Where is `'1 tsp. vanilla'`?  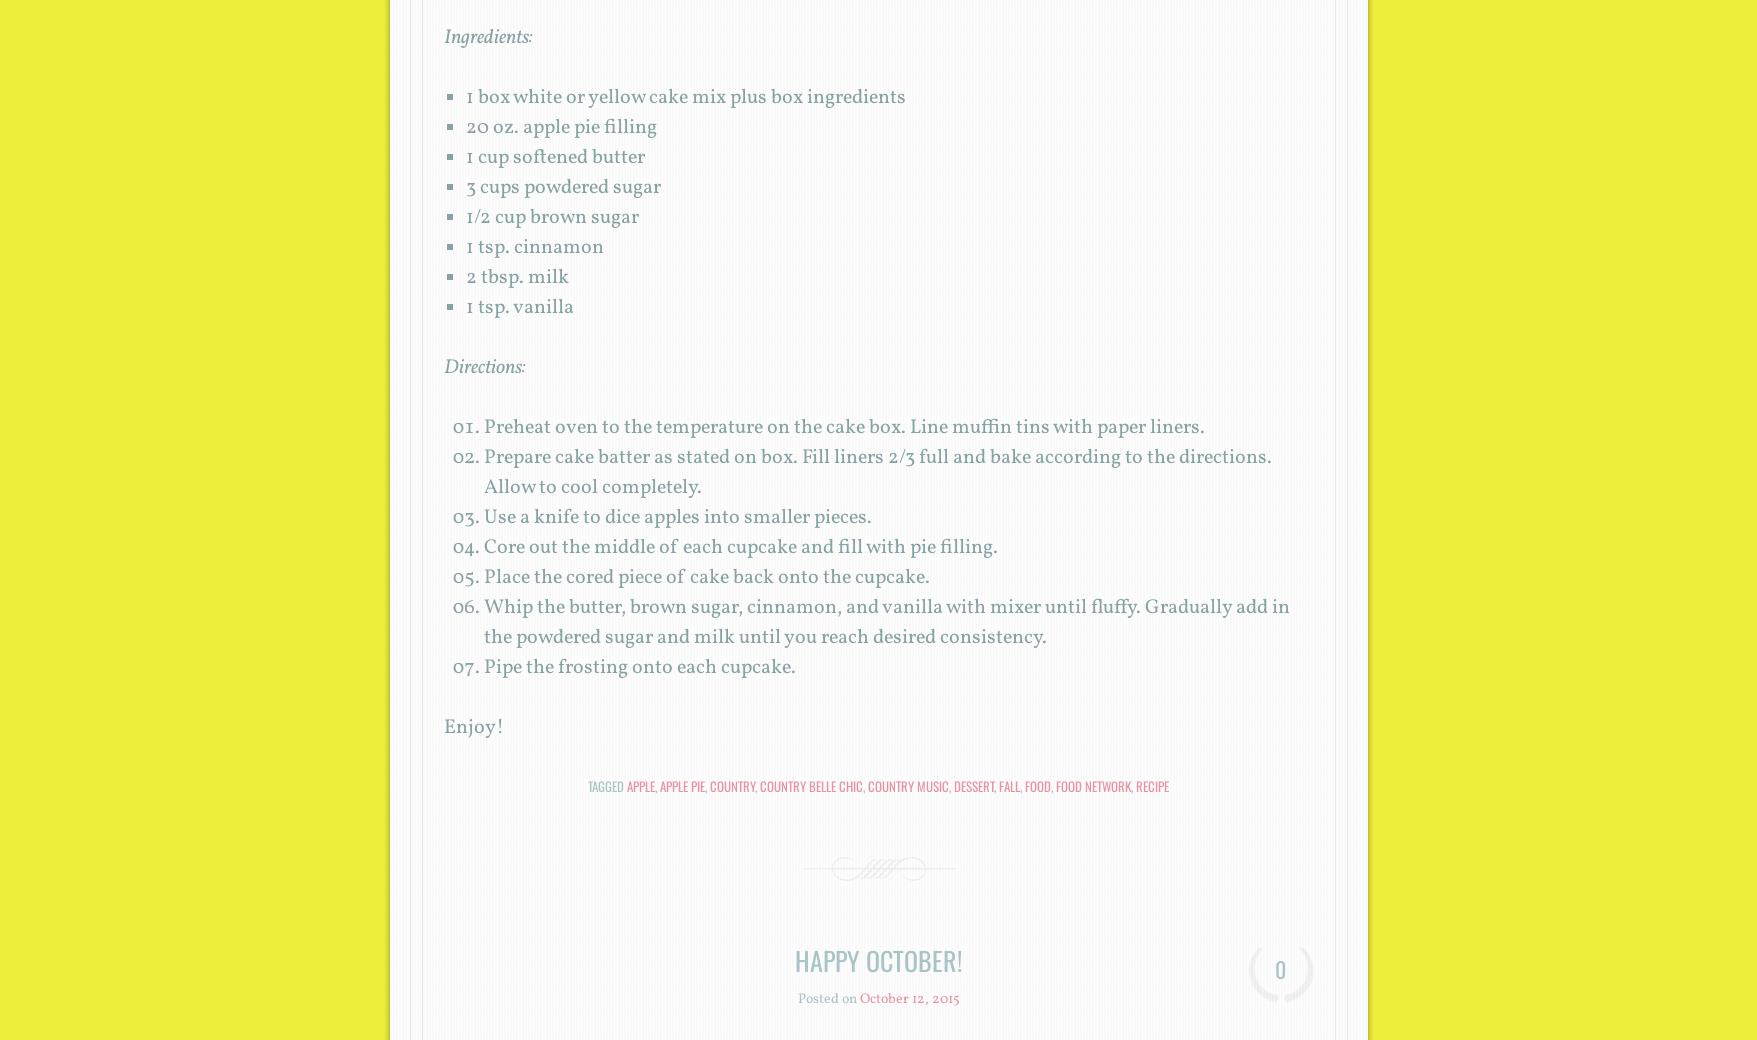
'1 tsp. vanilla' is located at coordinates (519, 307).